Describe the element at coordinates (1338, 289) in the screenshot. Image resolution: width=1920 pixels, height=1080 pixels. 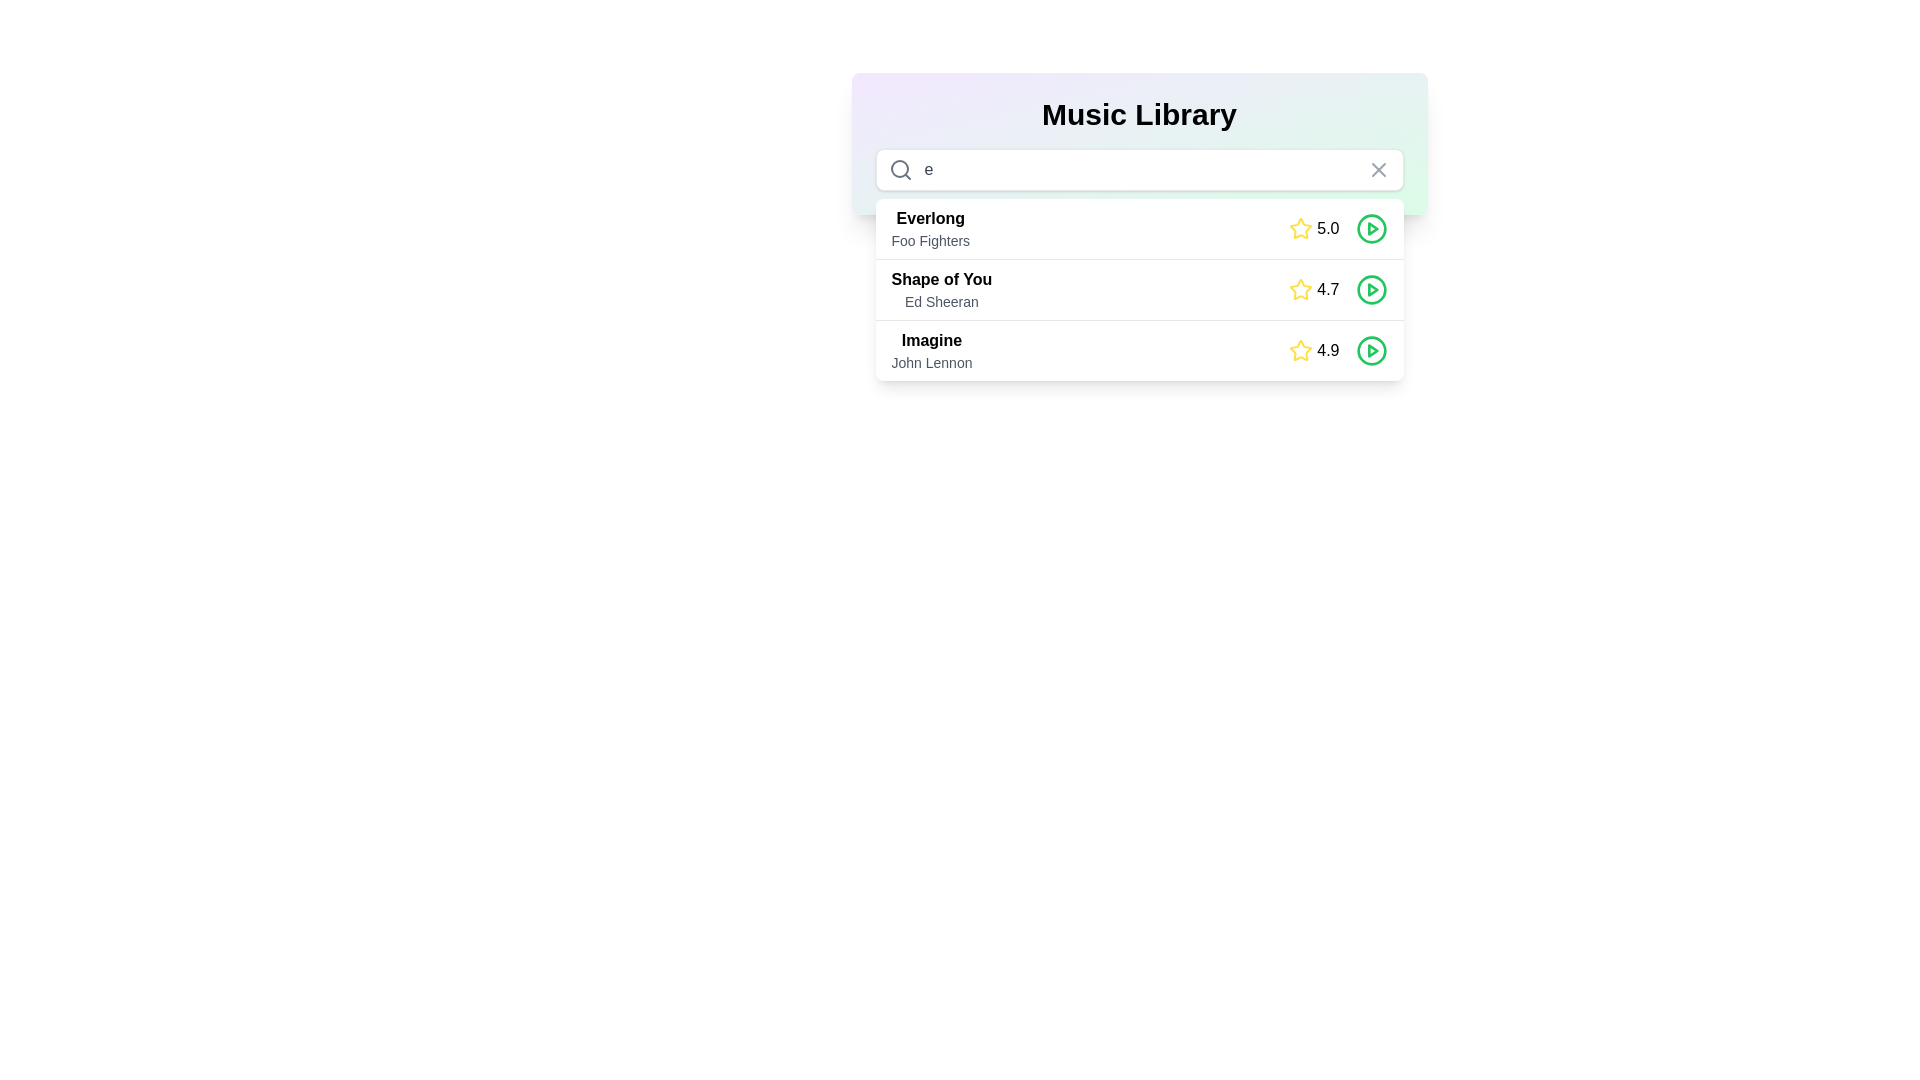
I see `the text label indicating a rating value of '4.7' located in the second row of the song list in the 'Music Library' interface, which is styled as plain black text and positioned to the right of a yellow star icon` at that location.